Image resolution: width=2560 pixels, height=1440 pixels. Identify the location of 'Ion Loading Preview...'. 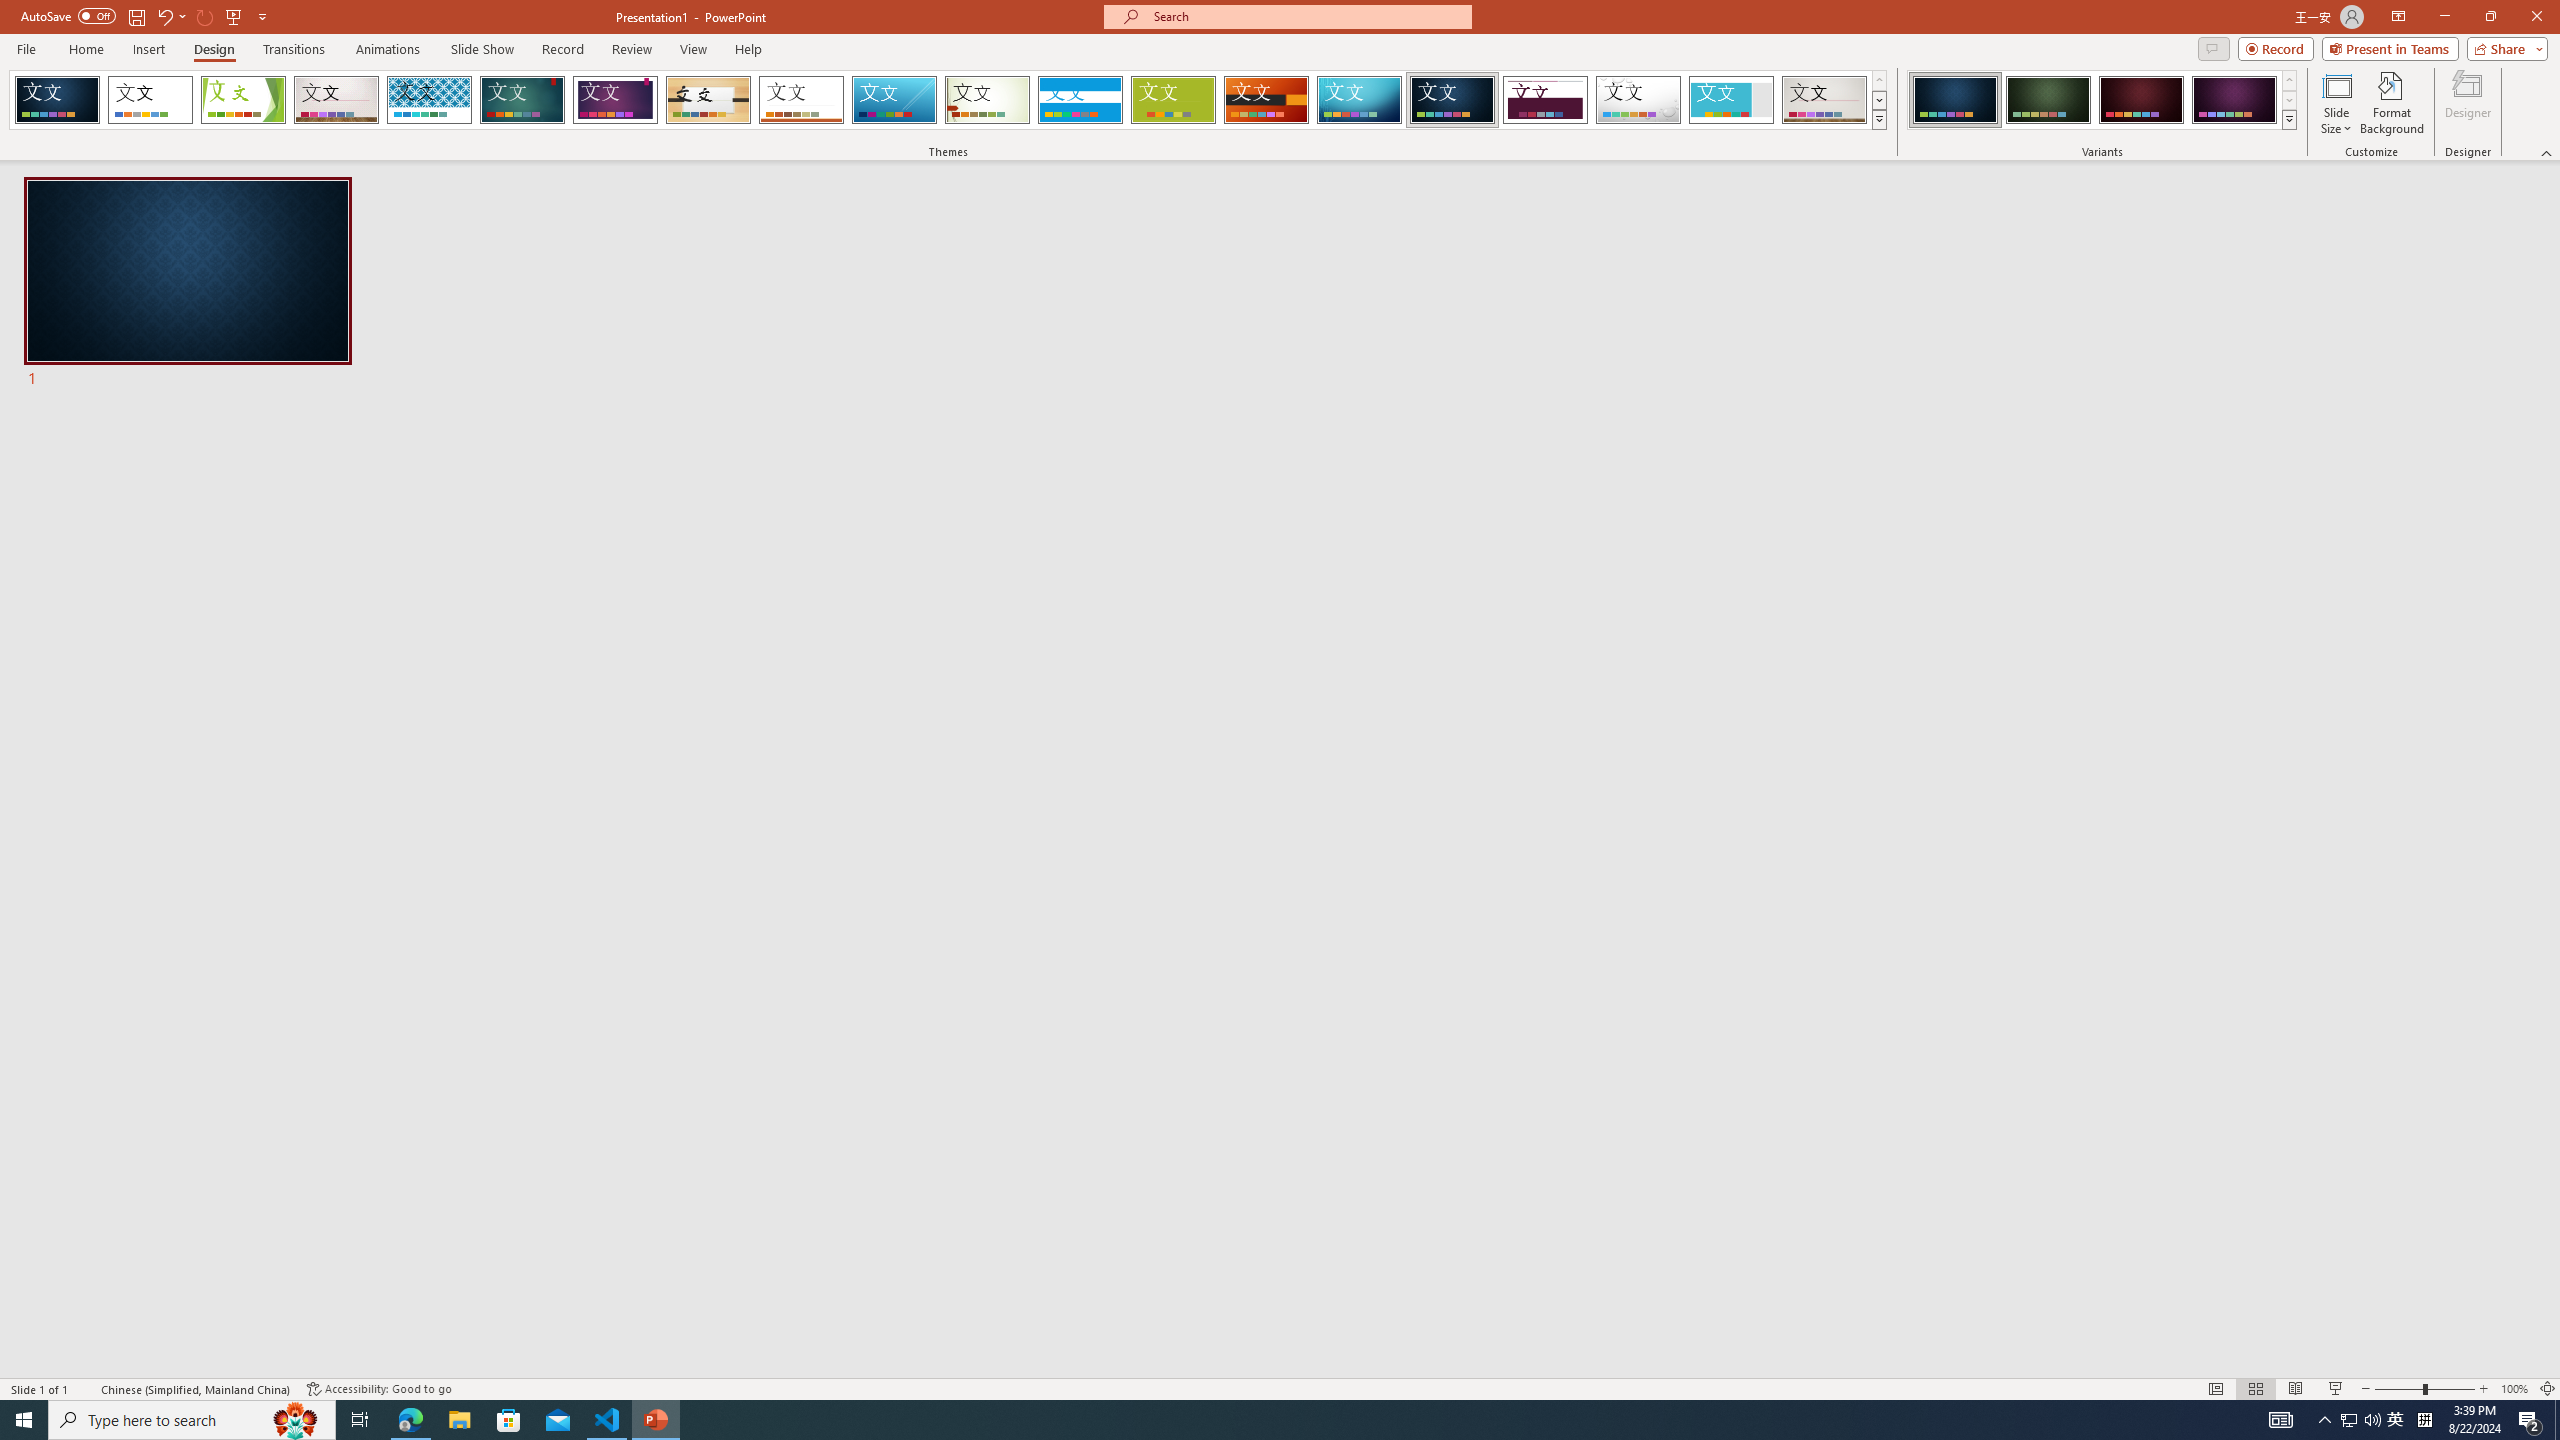
(521, 99).